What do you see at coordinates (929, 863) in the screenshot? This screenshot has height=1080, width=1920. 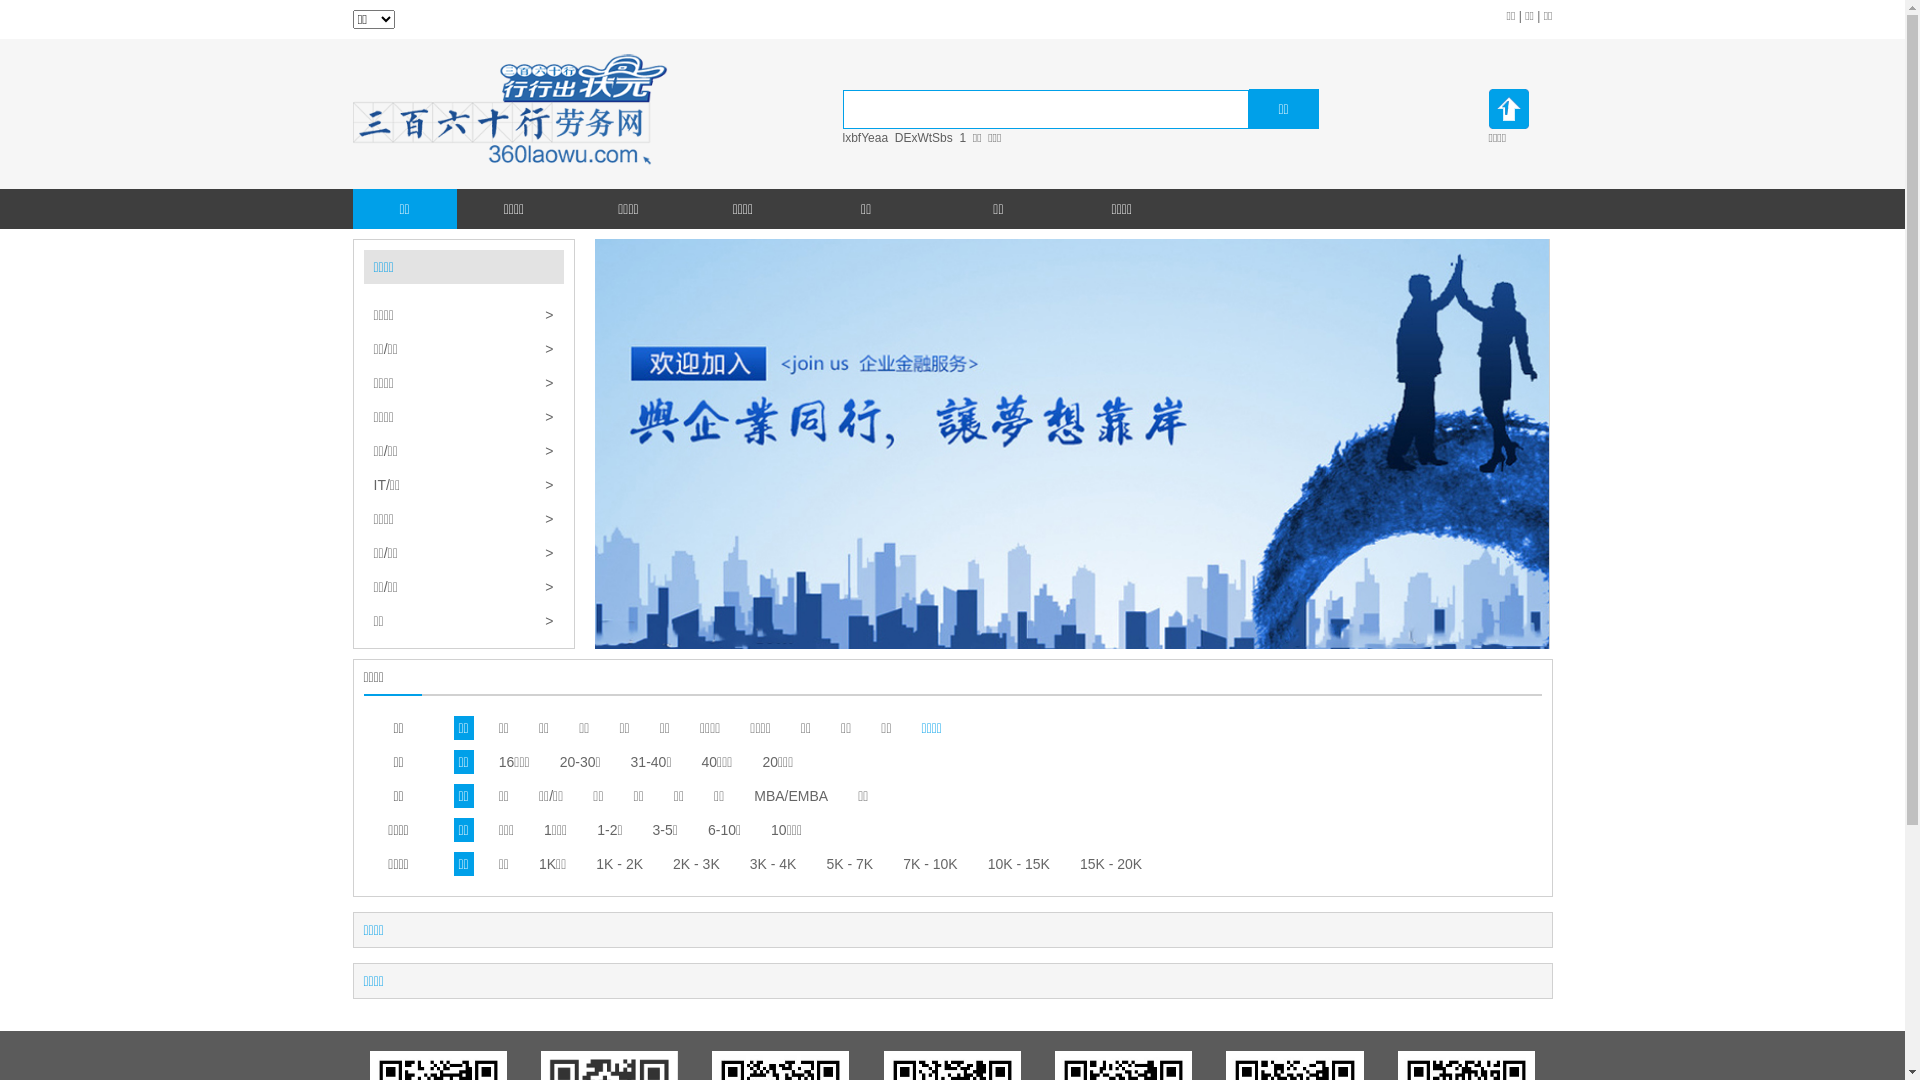 I see `'7K - 10K'` at bounding box center [929, 863].